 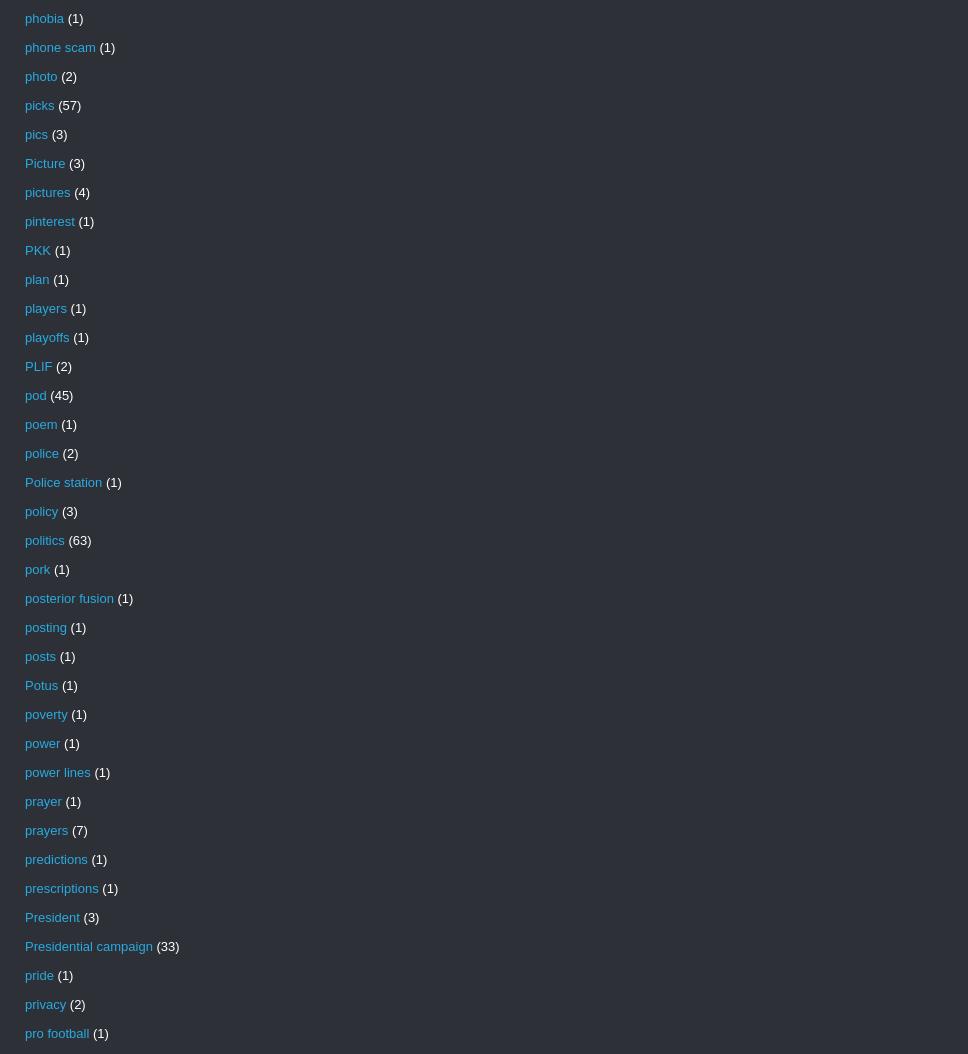 I want to click on 'pod', so click(x=35, y=394).